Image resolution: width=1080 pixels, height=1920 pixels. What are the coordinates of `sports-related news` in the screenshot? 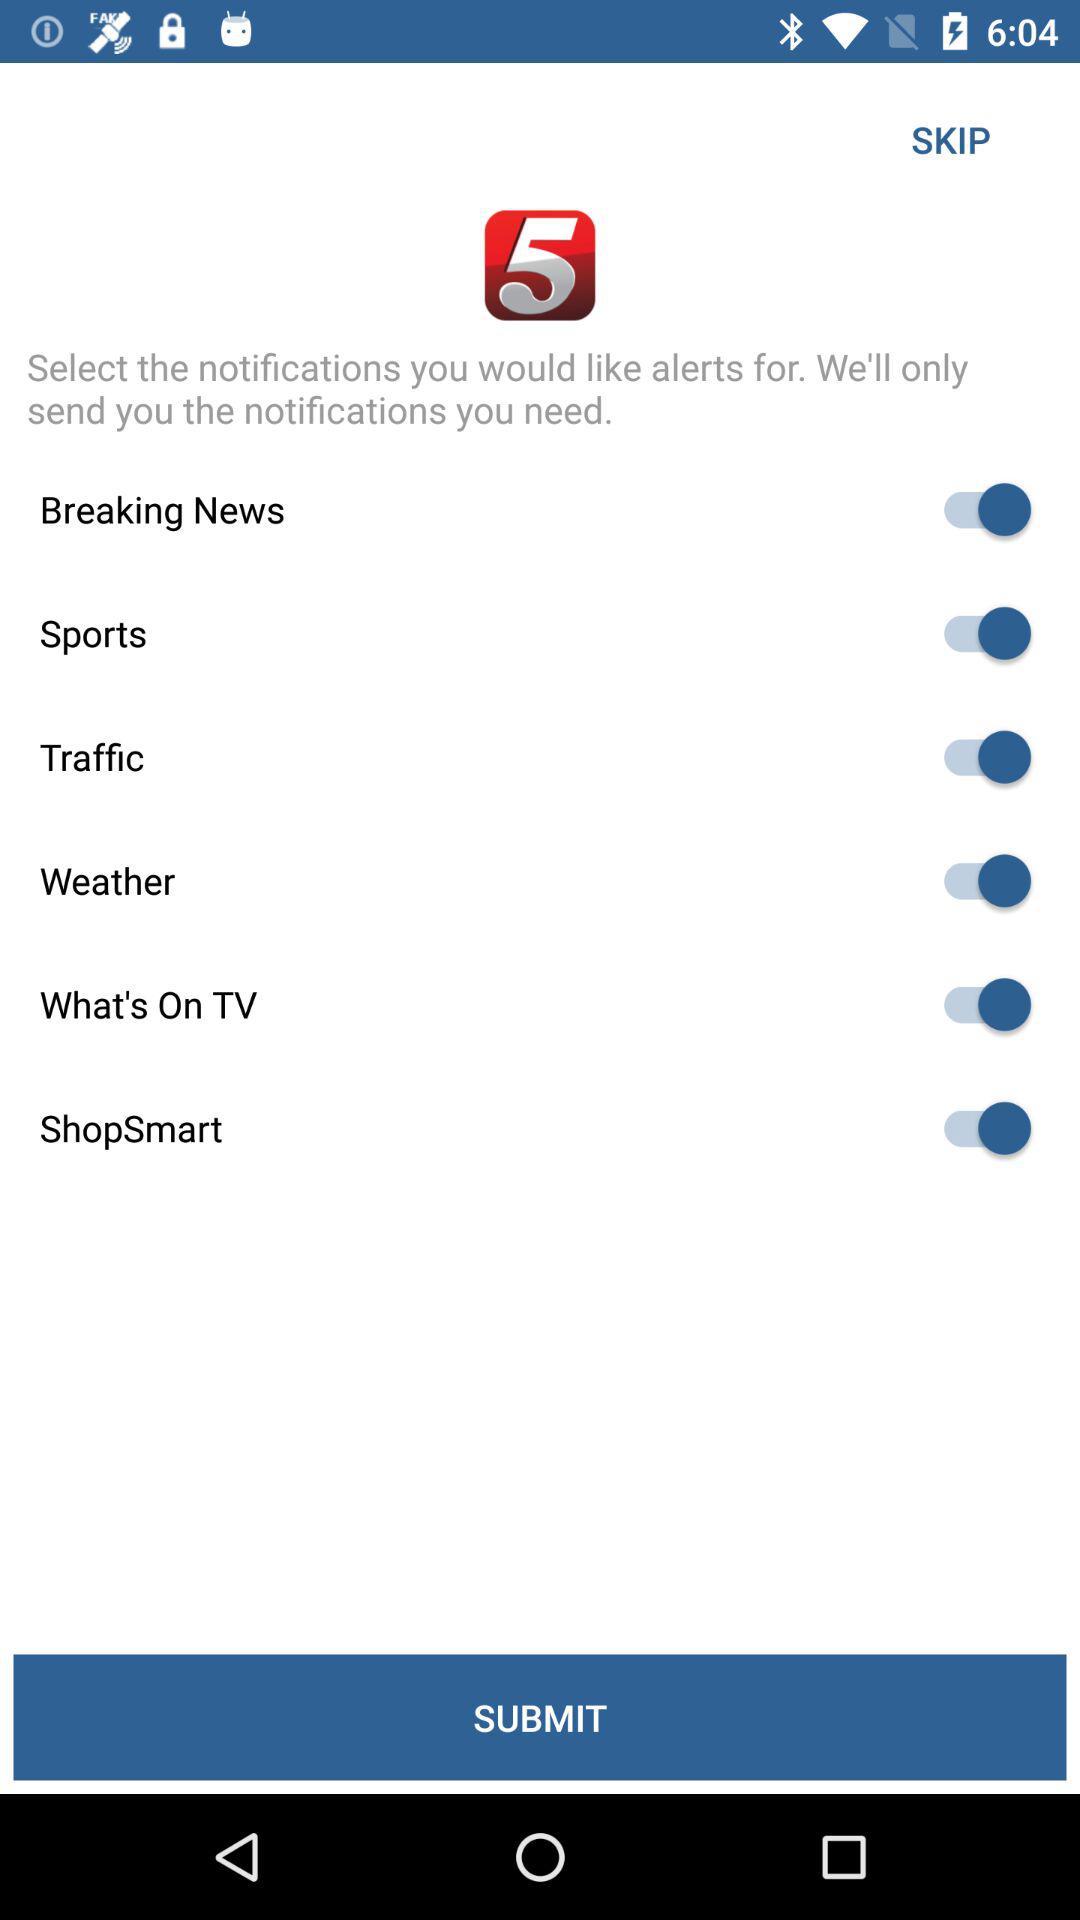 It's located at (977, 632).